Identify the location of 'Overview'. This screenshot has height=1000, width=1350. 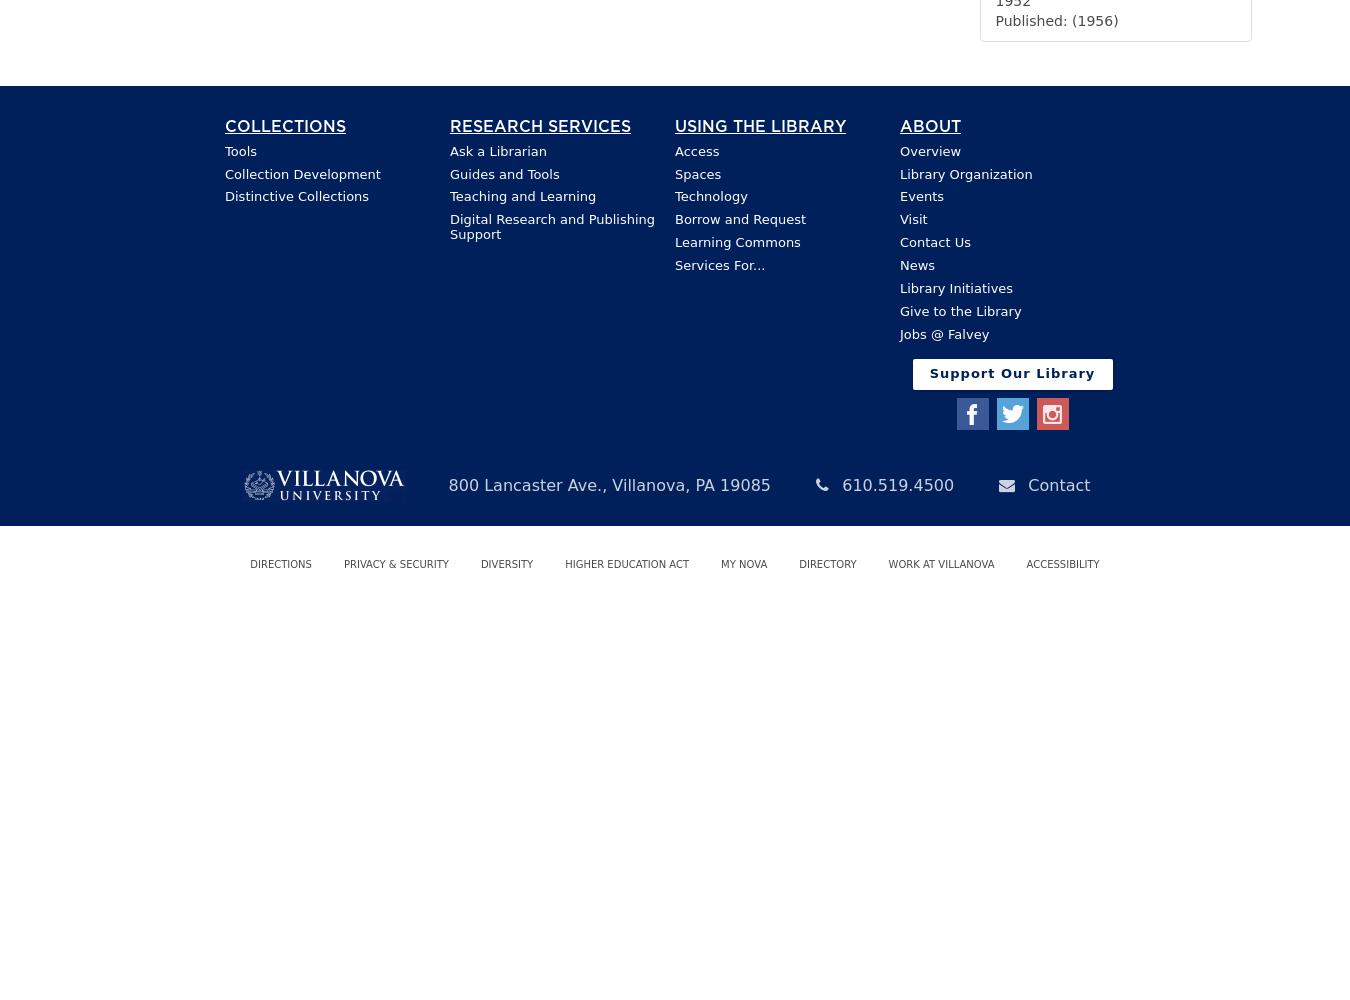
(929, 150).